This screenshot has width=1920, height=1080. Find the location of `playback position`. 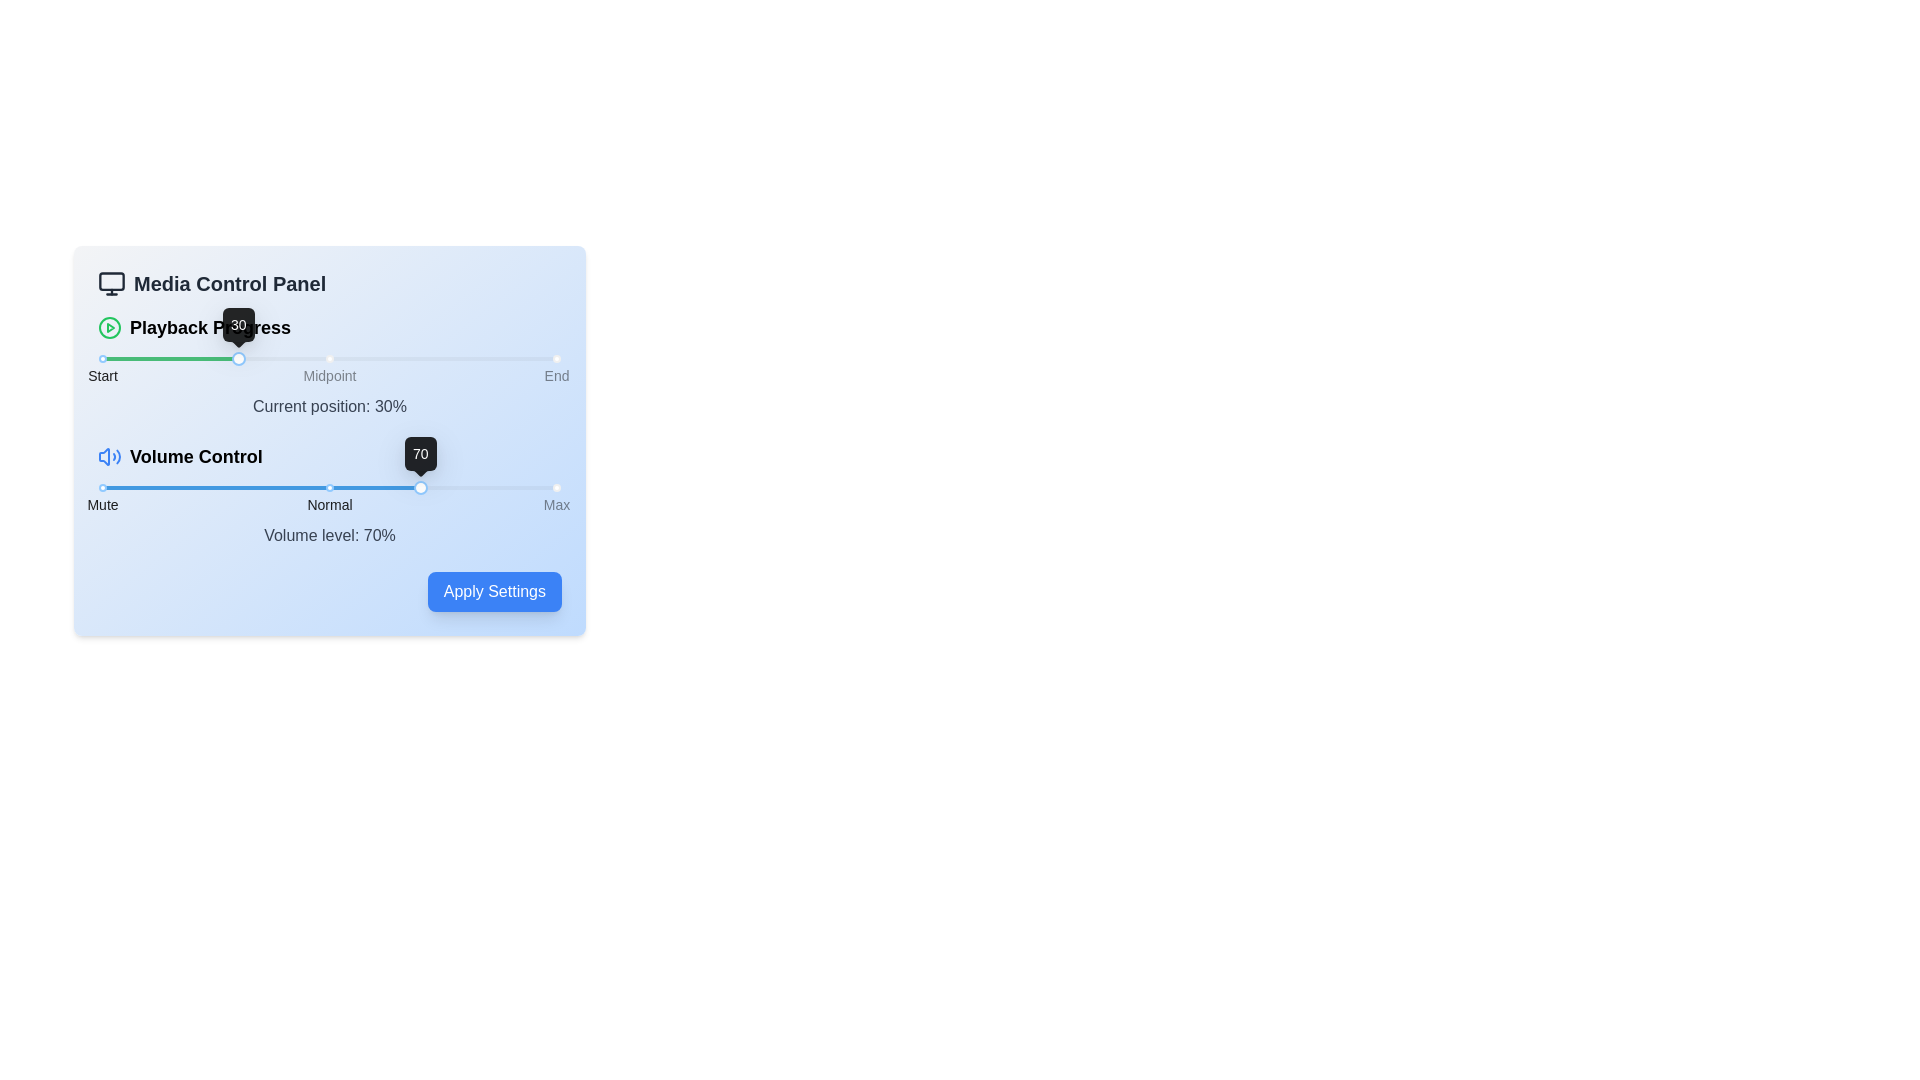

playback position is located at coordinates (225, 357).